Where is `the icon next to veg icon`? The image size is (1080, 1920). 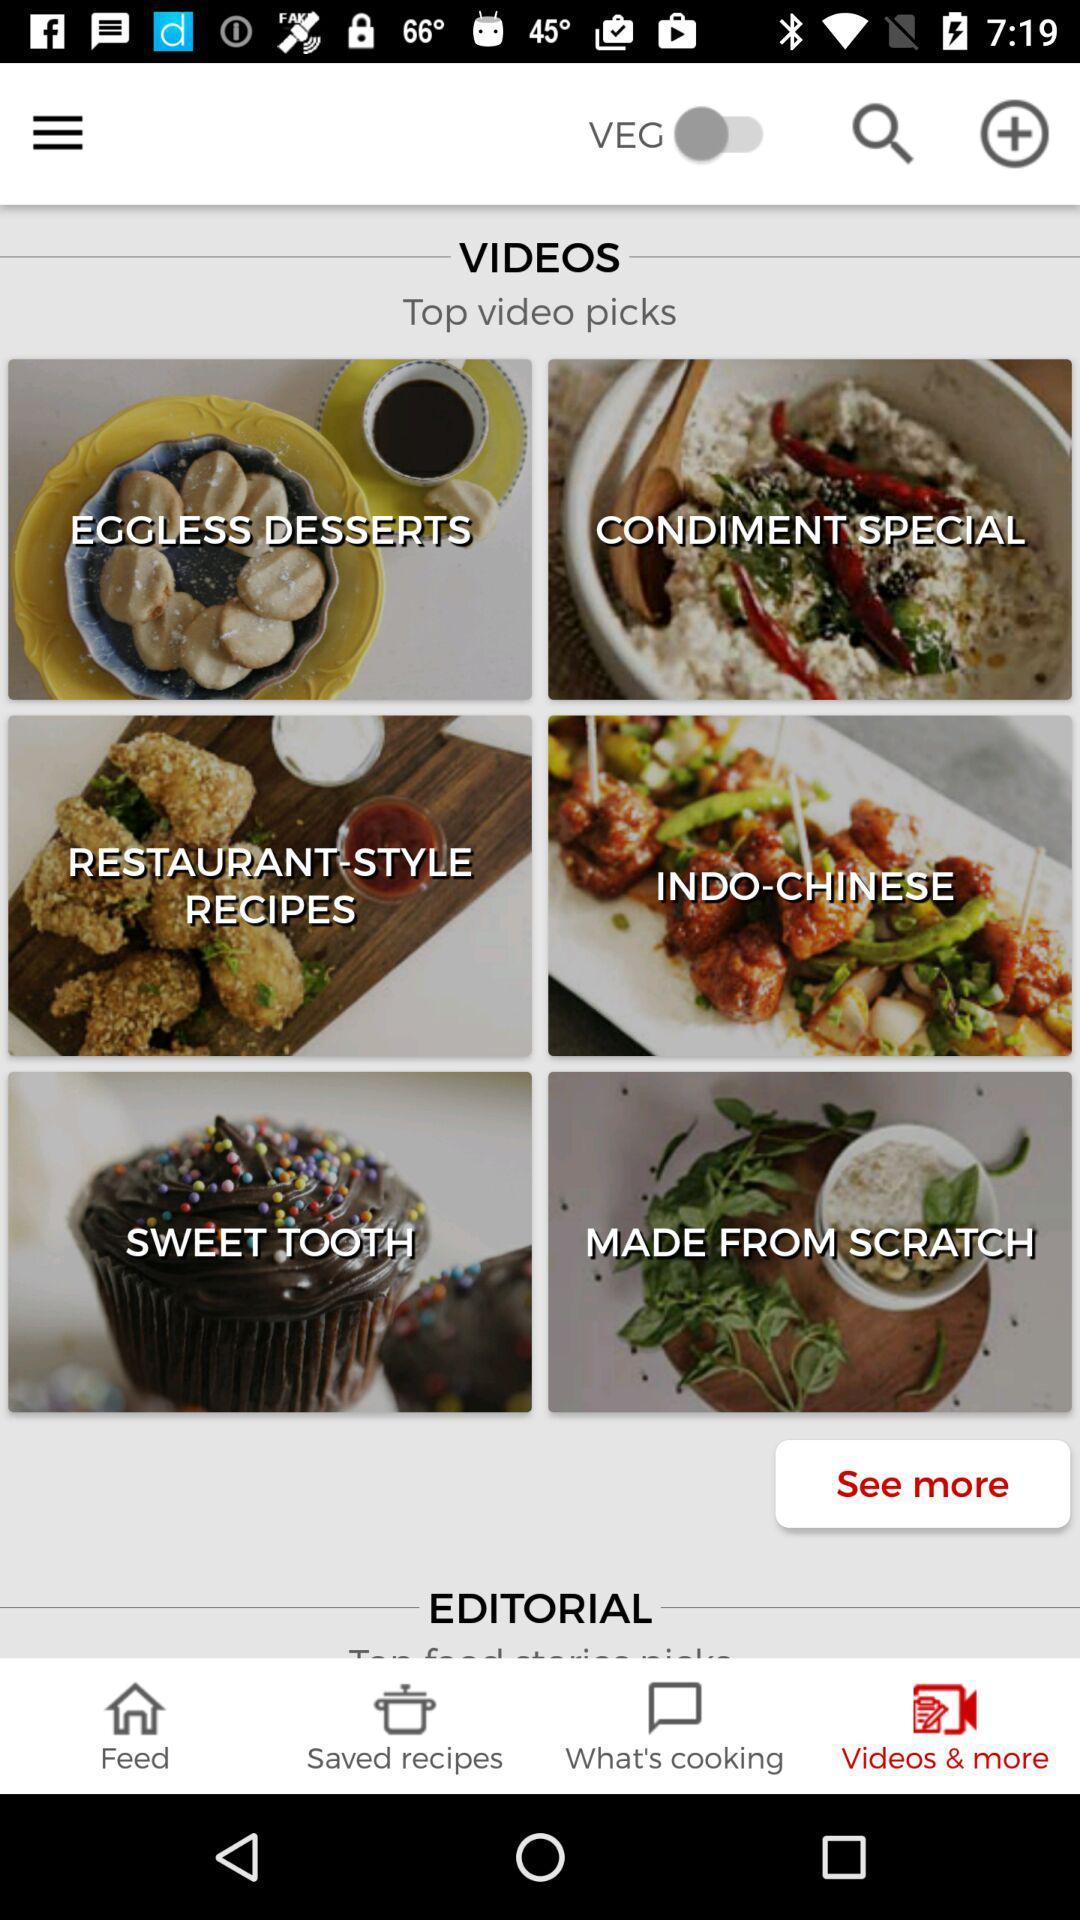 the icon next to veg icon is located at coordinates (882, 132).